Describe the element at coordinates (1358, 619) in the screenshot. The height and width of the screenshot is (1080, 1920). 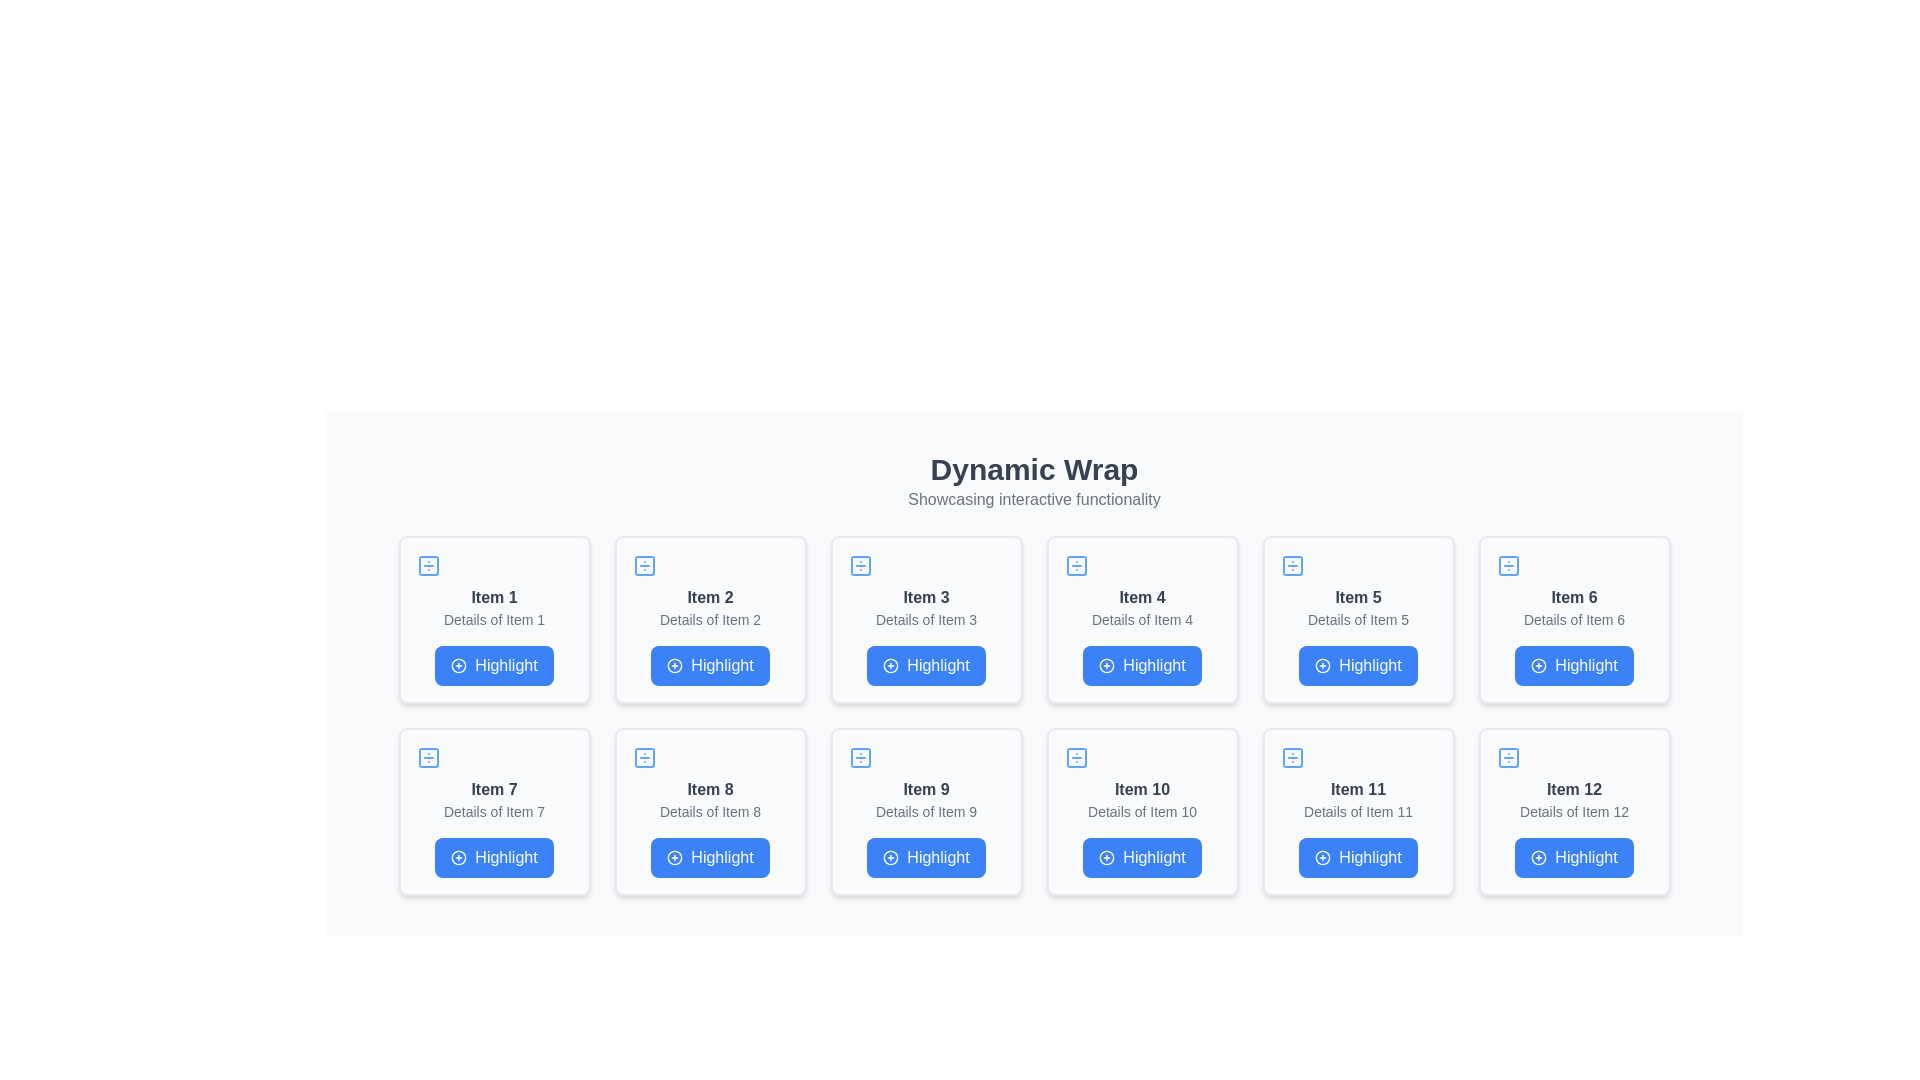
I see `the text label displaying 'Details of Item 5' which is centrally positioned in the card for 'Item 5'` at that location.